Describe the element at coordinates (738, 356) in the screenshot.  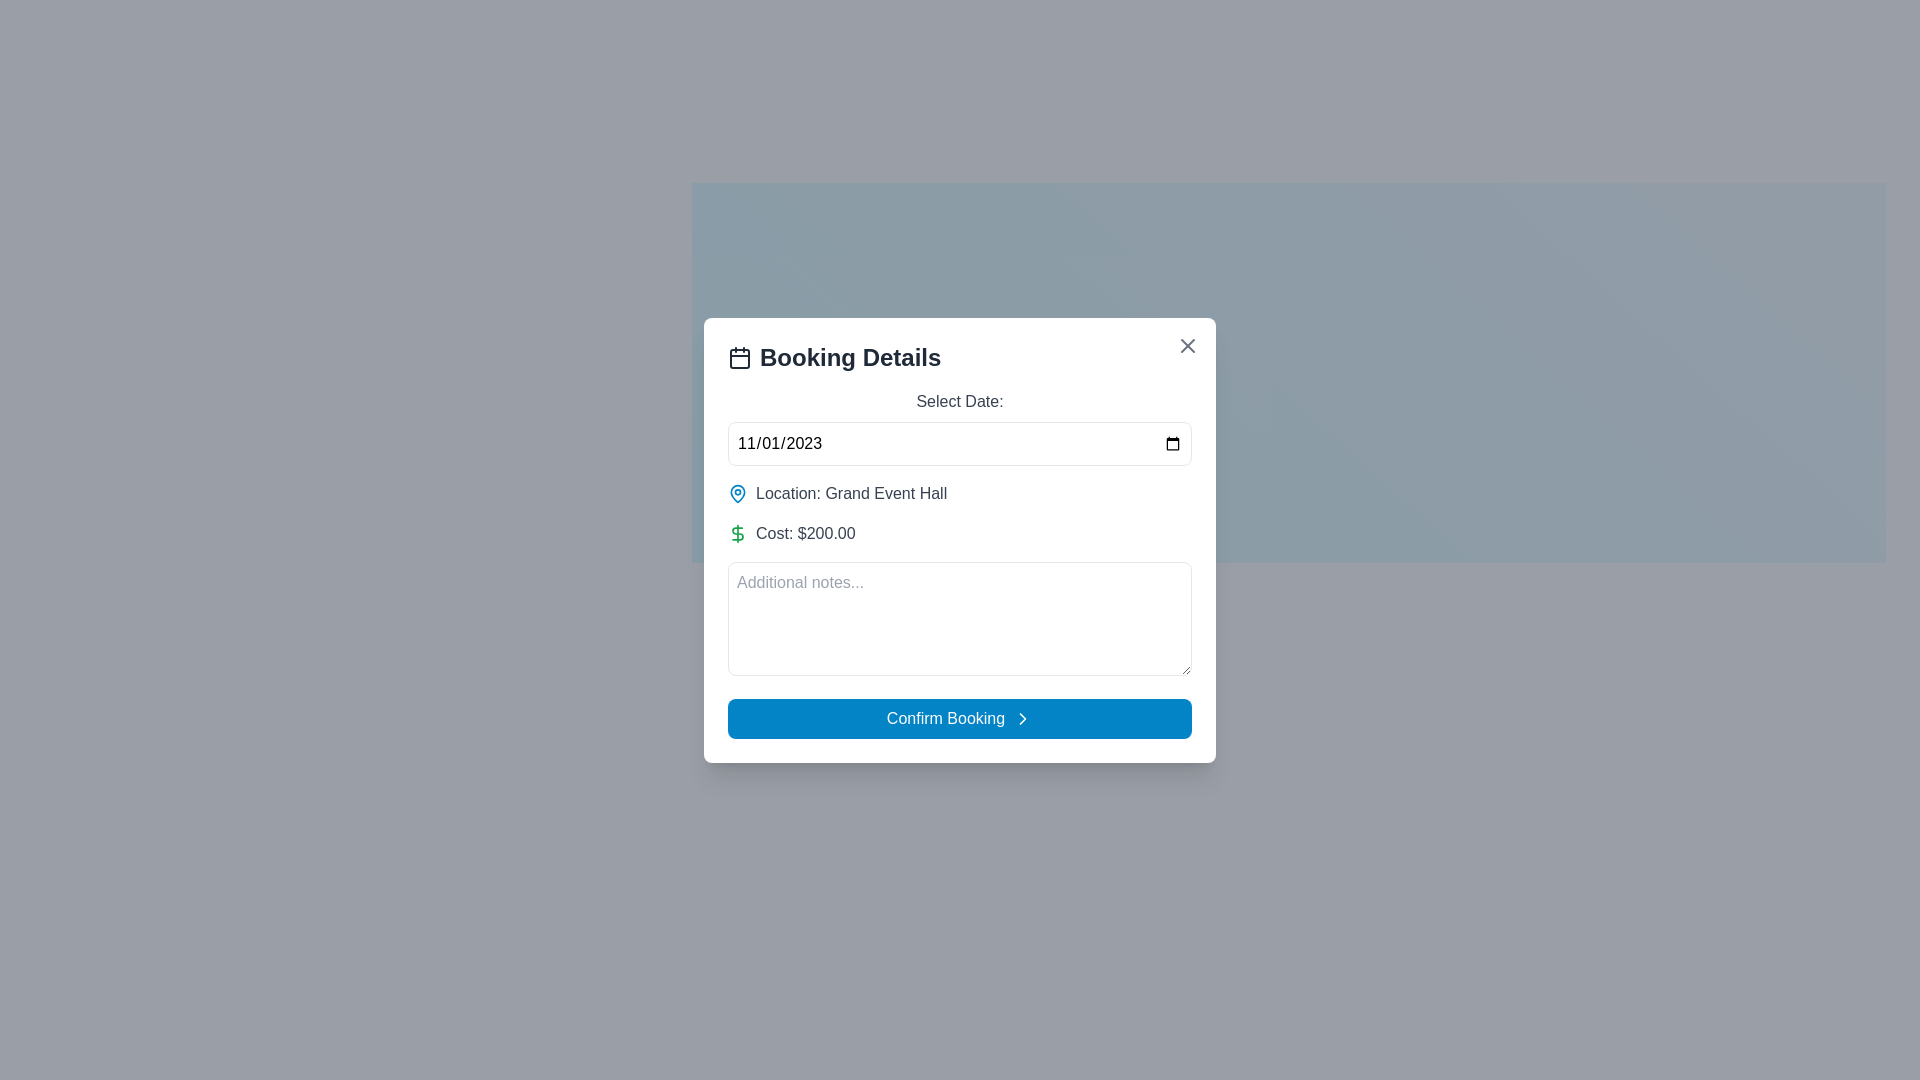
I see `the calendar icon located to the left of the 'Booking Details' text` at that location.